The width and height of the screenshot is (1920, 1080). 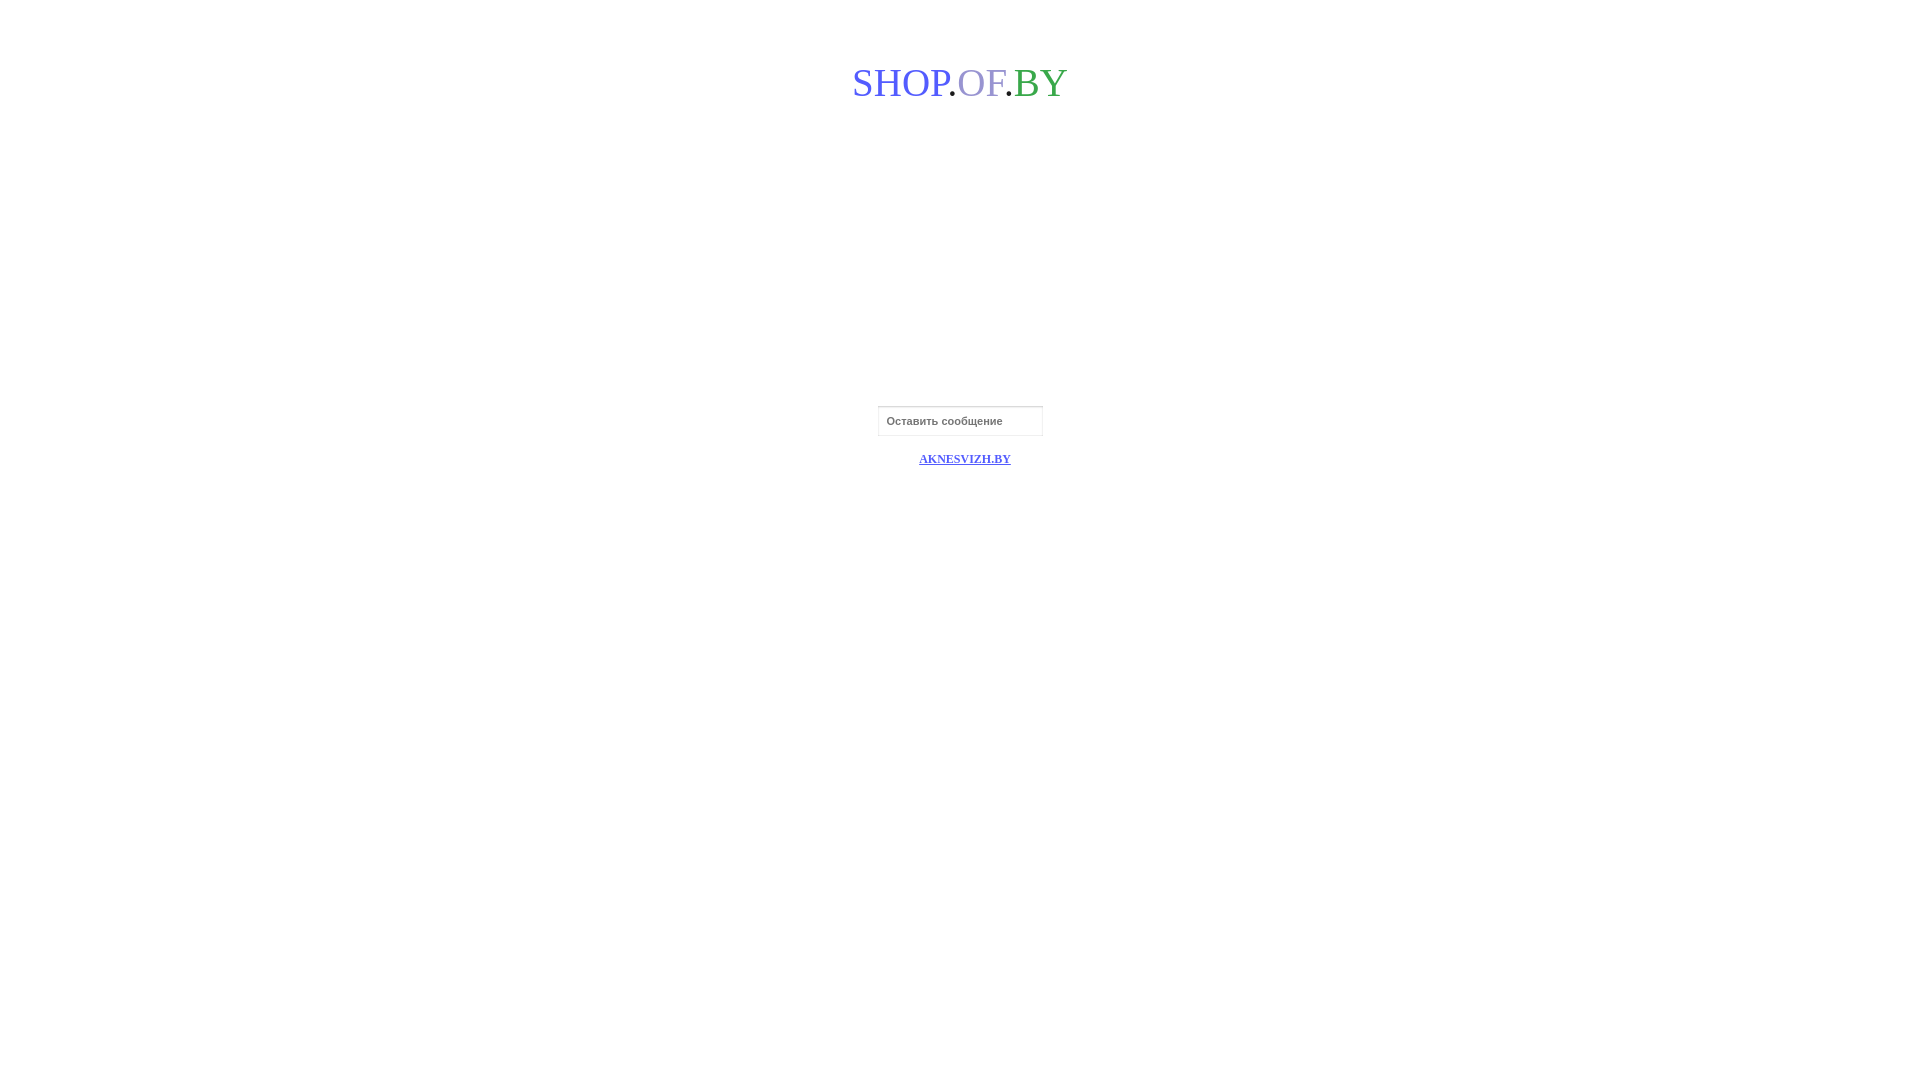 I want to click on 'AKNESVIZH.BY', so click(x=964, y=459).